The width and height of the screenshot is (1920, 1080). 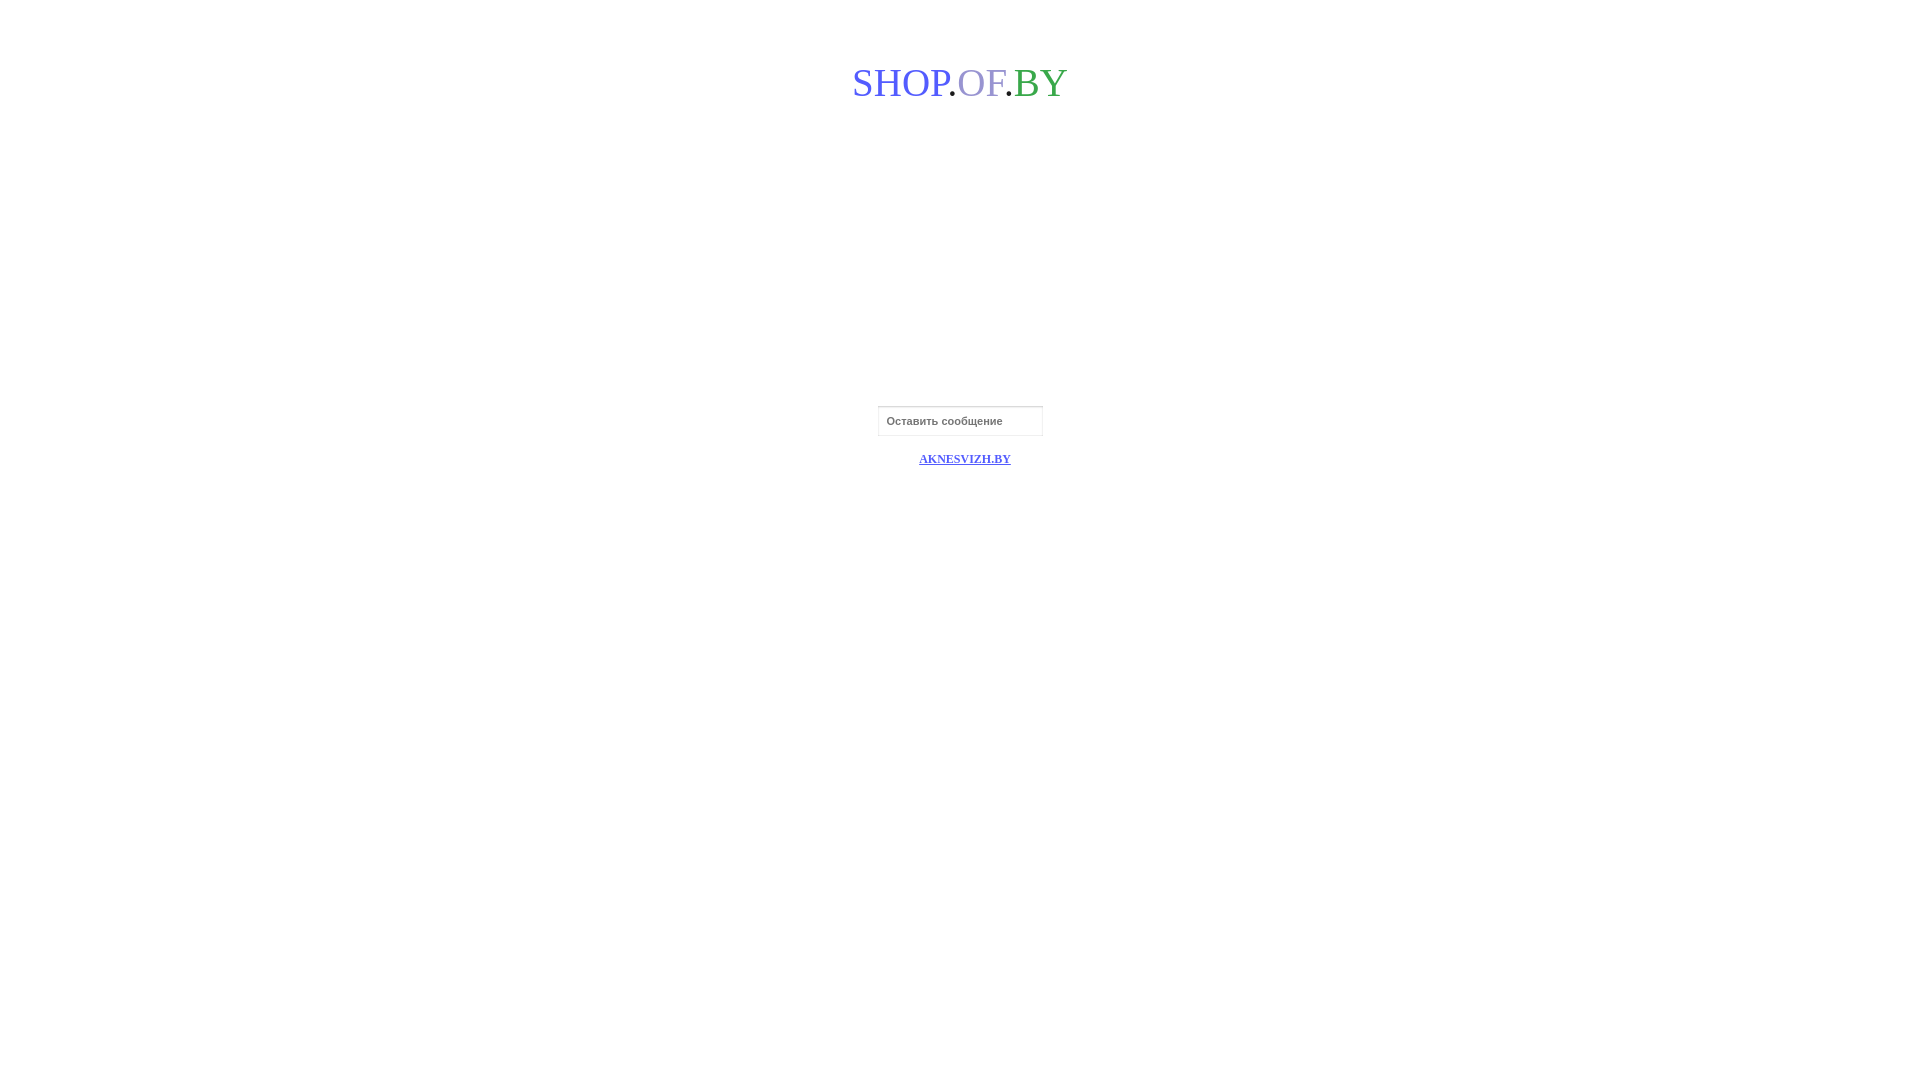 I want to click on 'AKNESVIZH.BY', so click(x=964, y=459).